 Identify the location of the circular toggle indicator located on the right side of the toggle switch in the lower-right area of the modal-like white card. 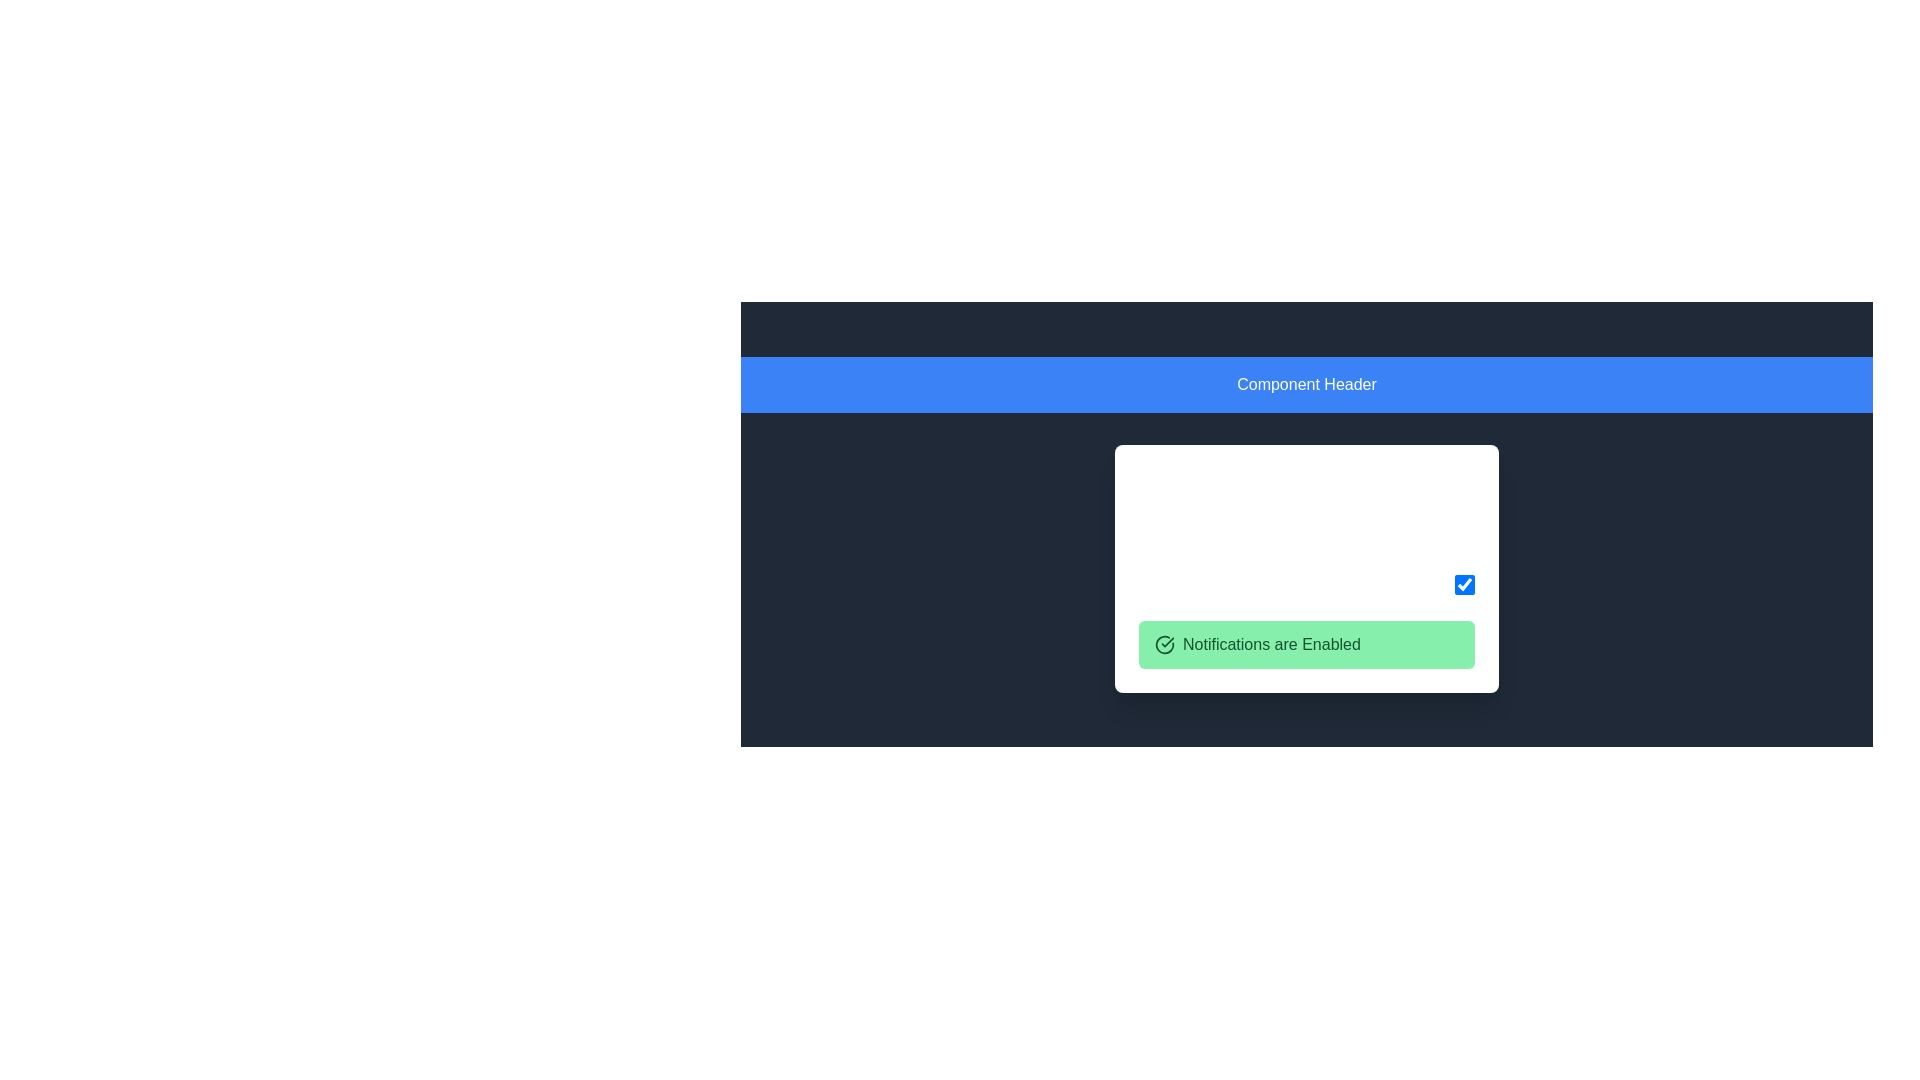
(1464, 527).